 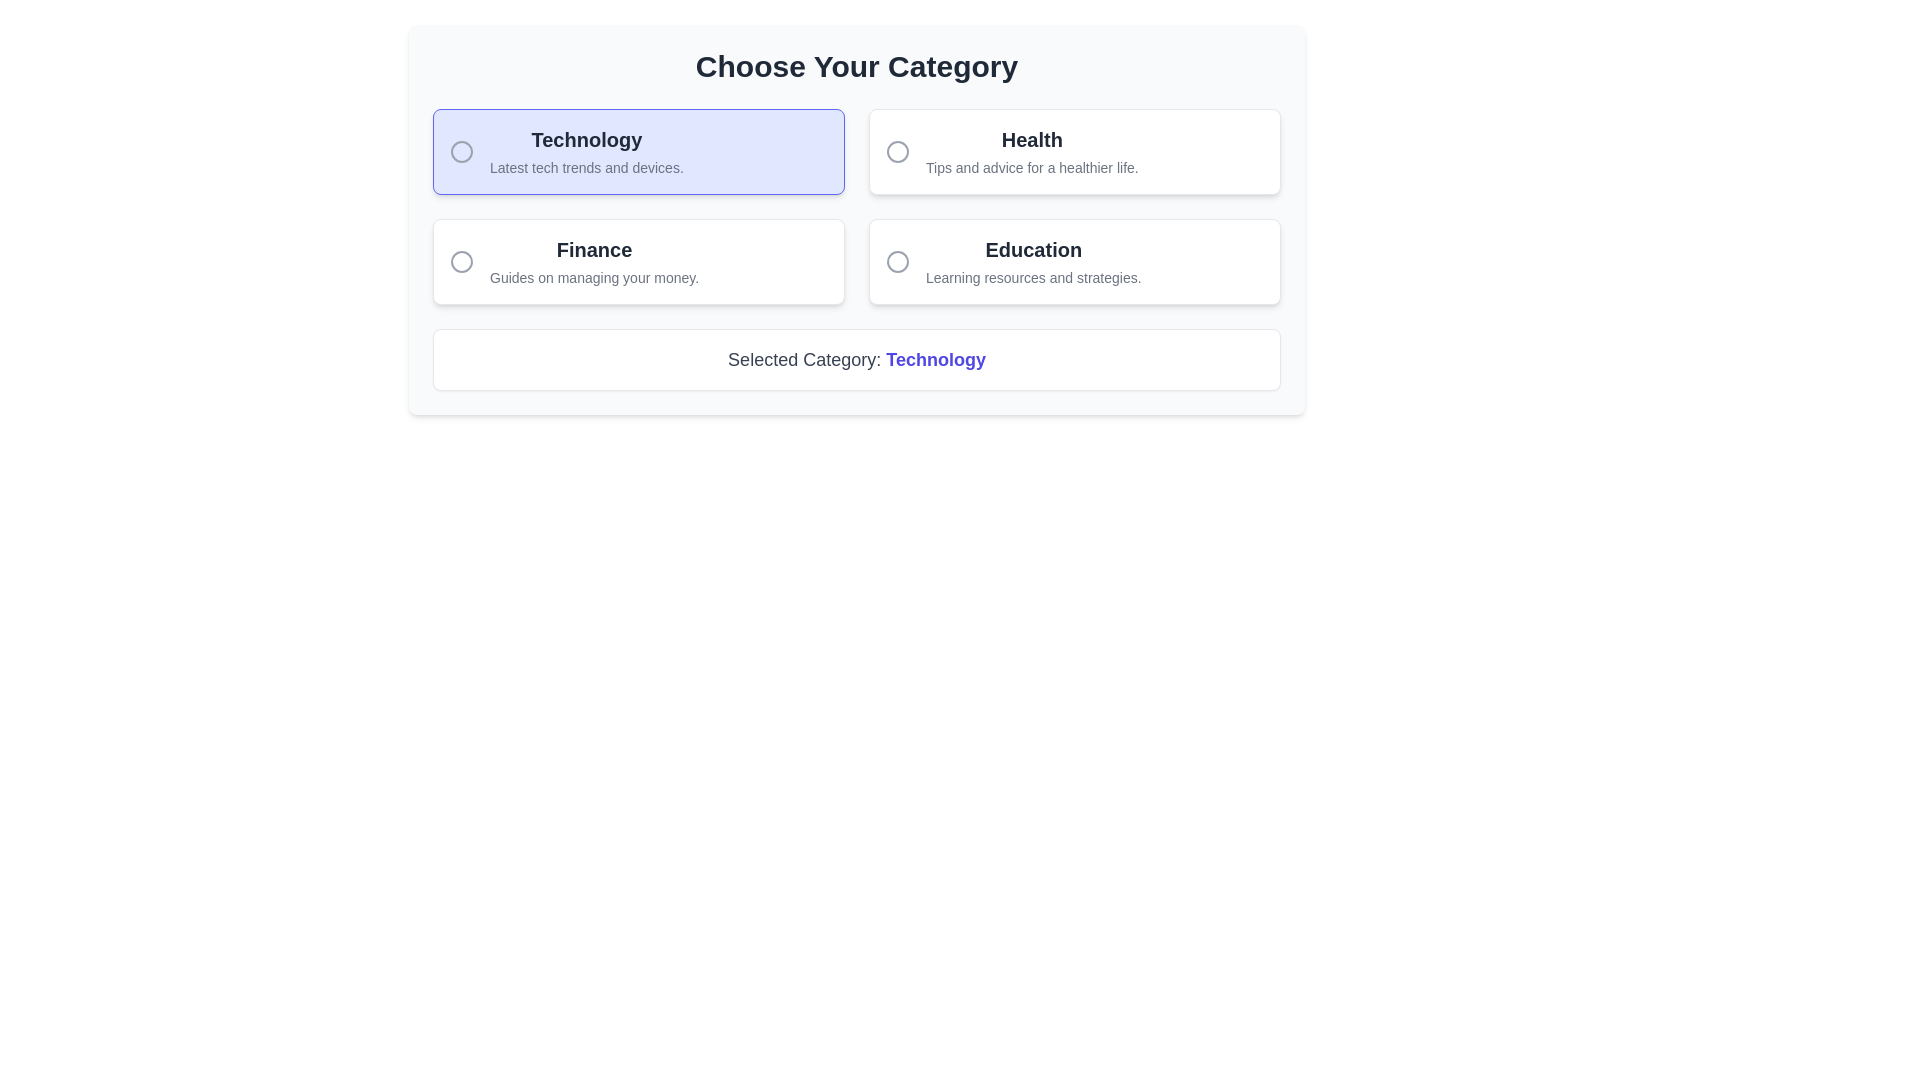 I want to click on the Circle icon in the Health category section, which serves as a selection marker or graphic design element, so click(x=896, y=150).